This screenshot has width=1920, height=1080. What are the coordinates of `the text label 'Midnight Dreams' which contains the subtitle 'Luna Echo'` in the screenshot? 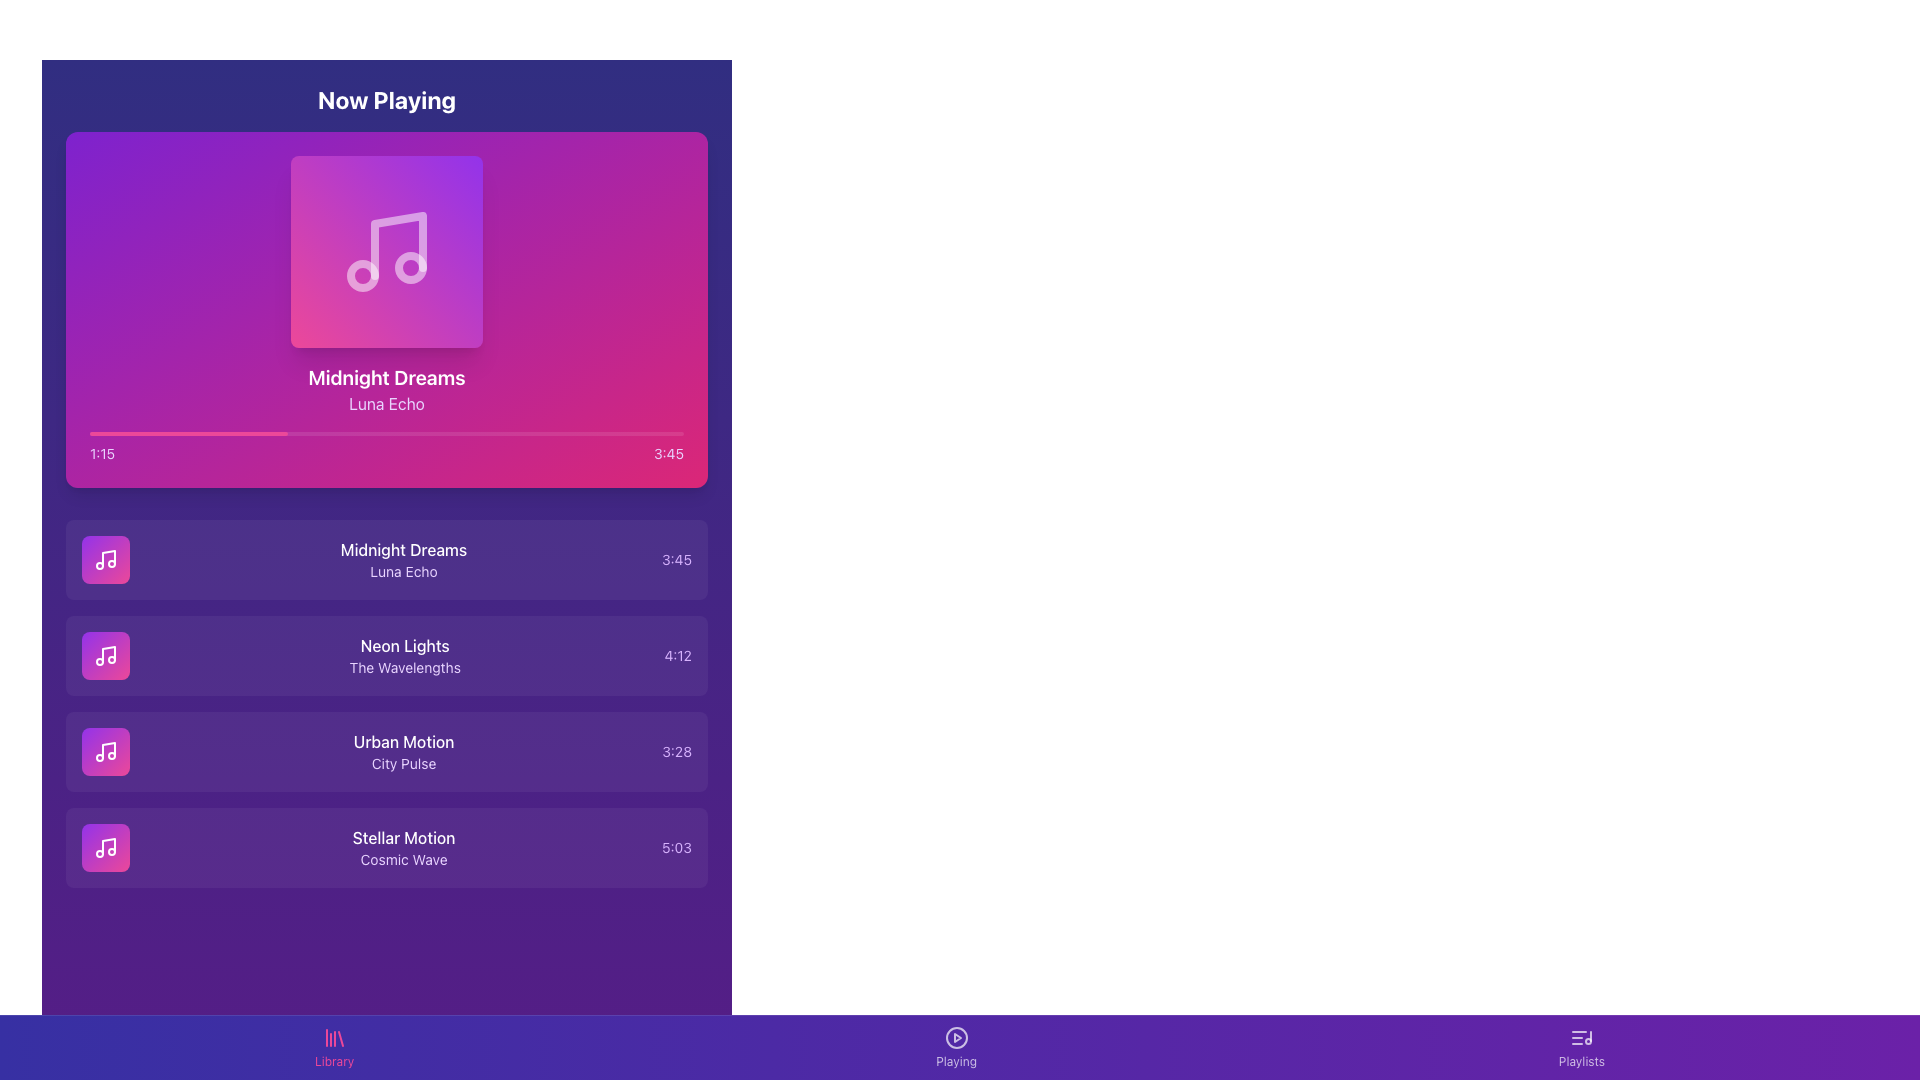 It's located at (402, 559).